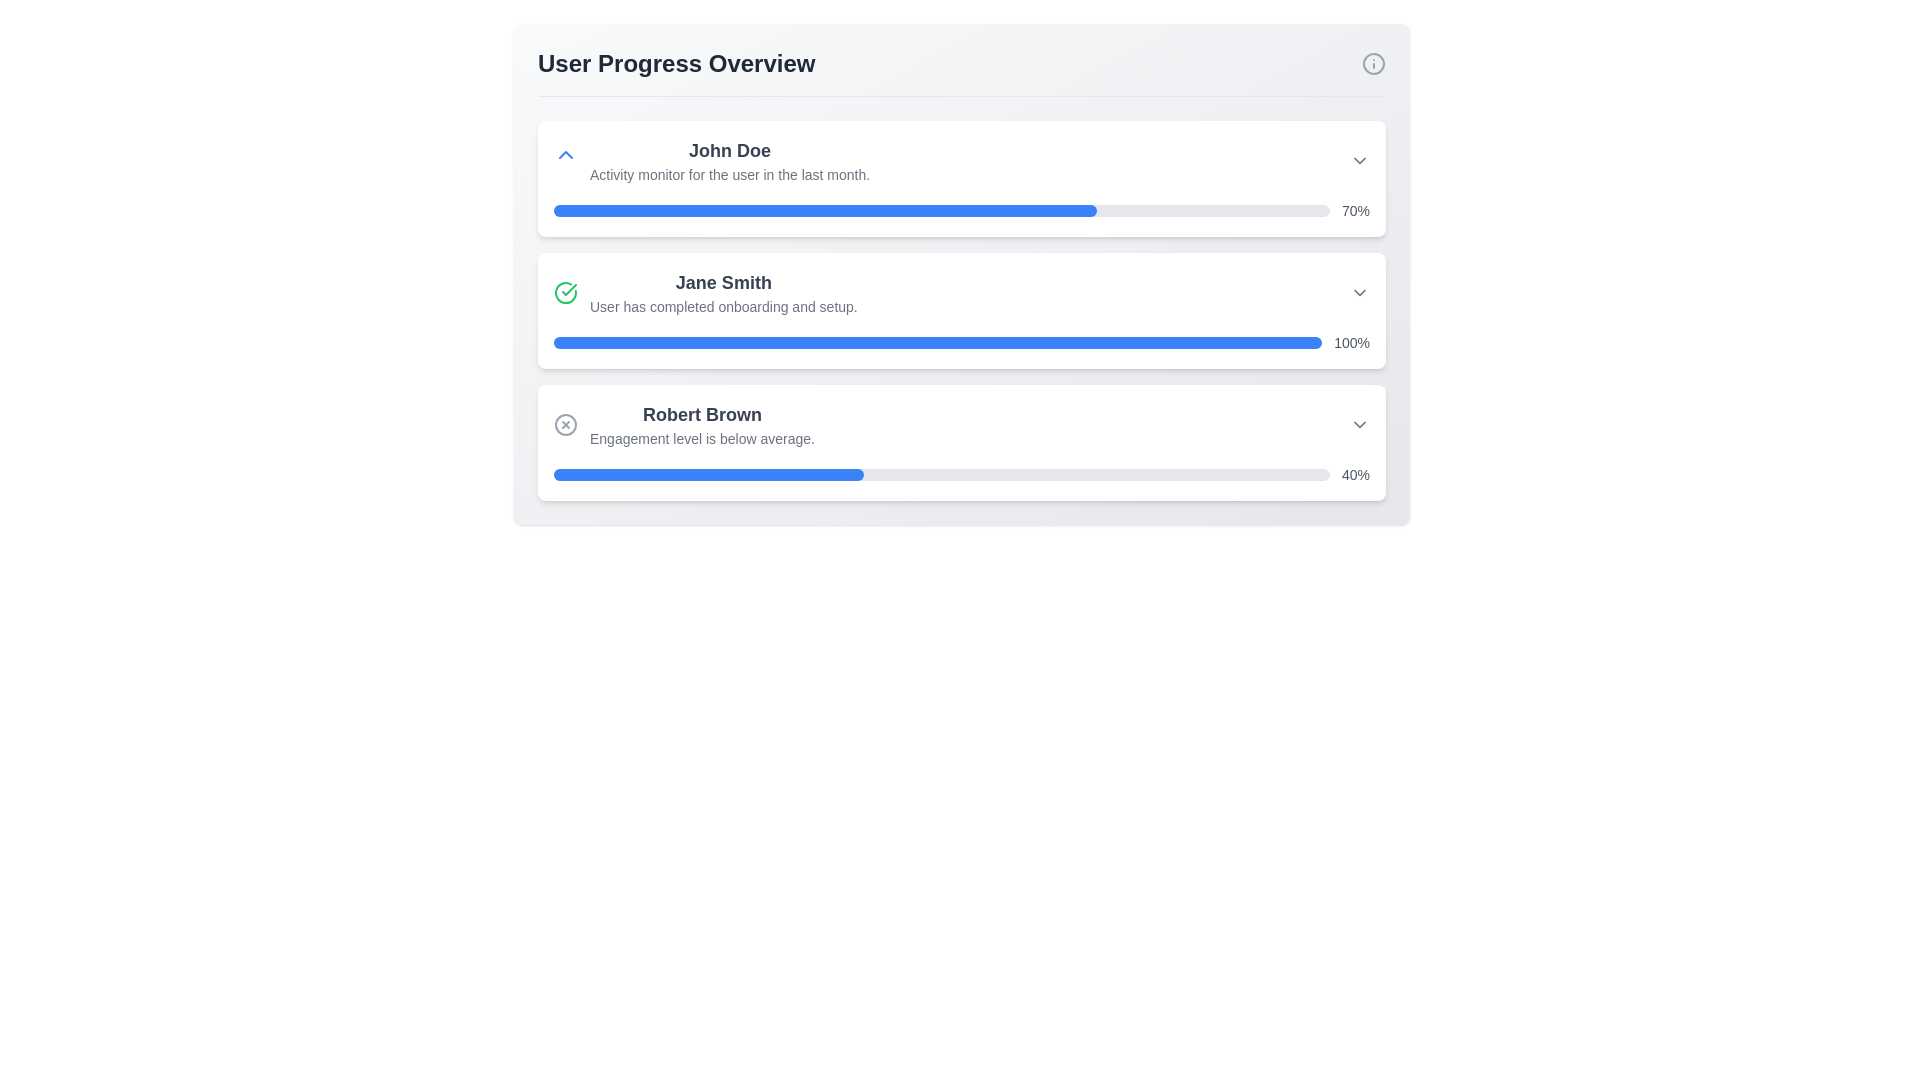 Image resolution: width=1920 pixels, height=1080 pixels. Describe the element at coordinates (1359, 293) in the screenshot. I see `the Dropdown toggle icon at the right end of the row associated with 'Jane Smith'` at that location.